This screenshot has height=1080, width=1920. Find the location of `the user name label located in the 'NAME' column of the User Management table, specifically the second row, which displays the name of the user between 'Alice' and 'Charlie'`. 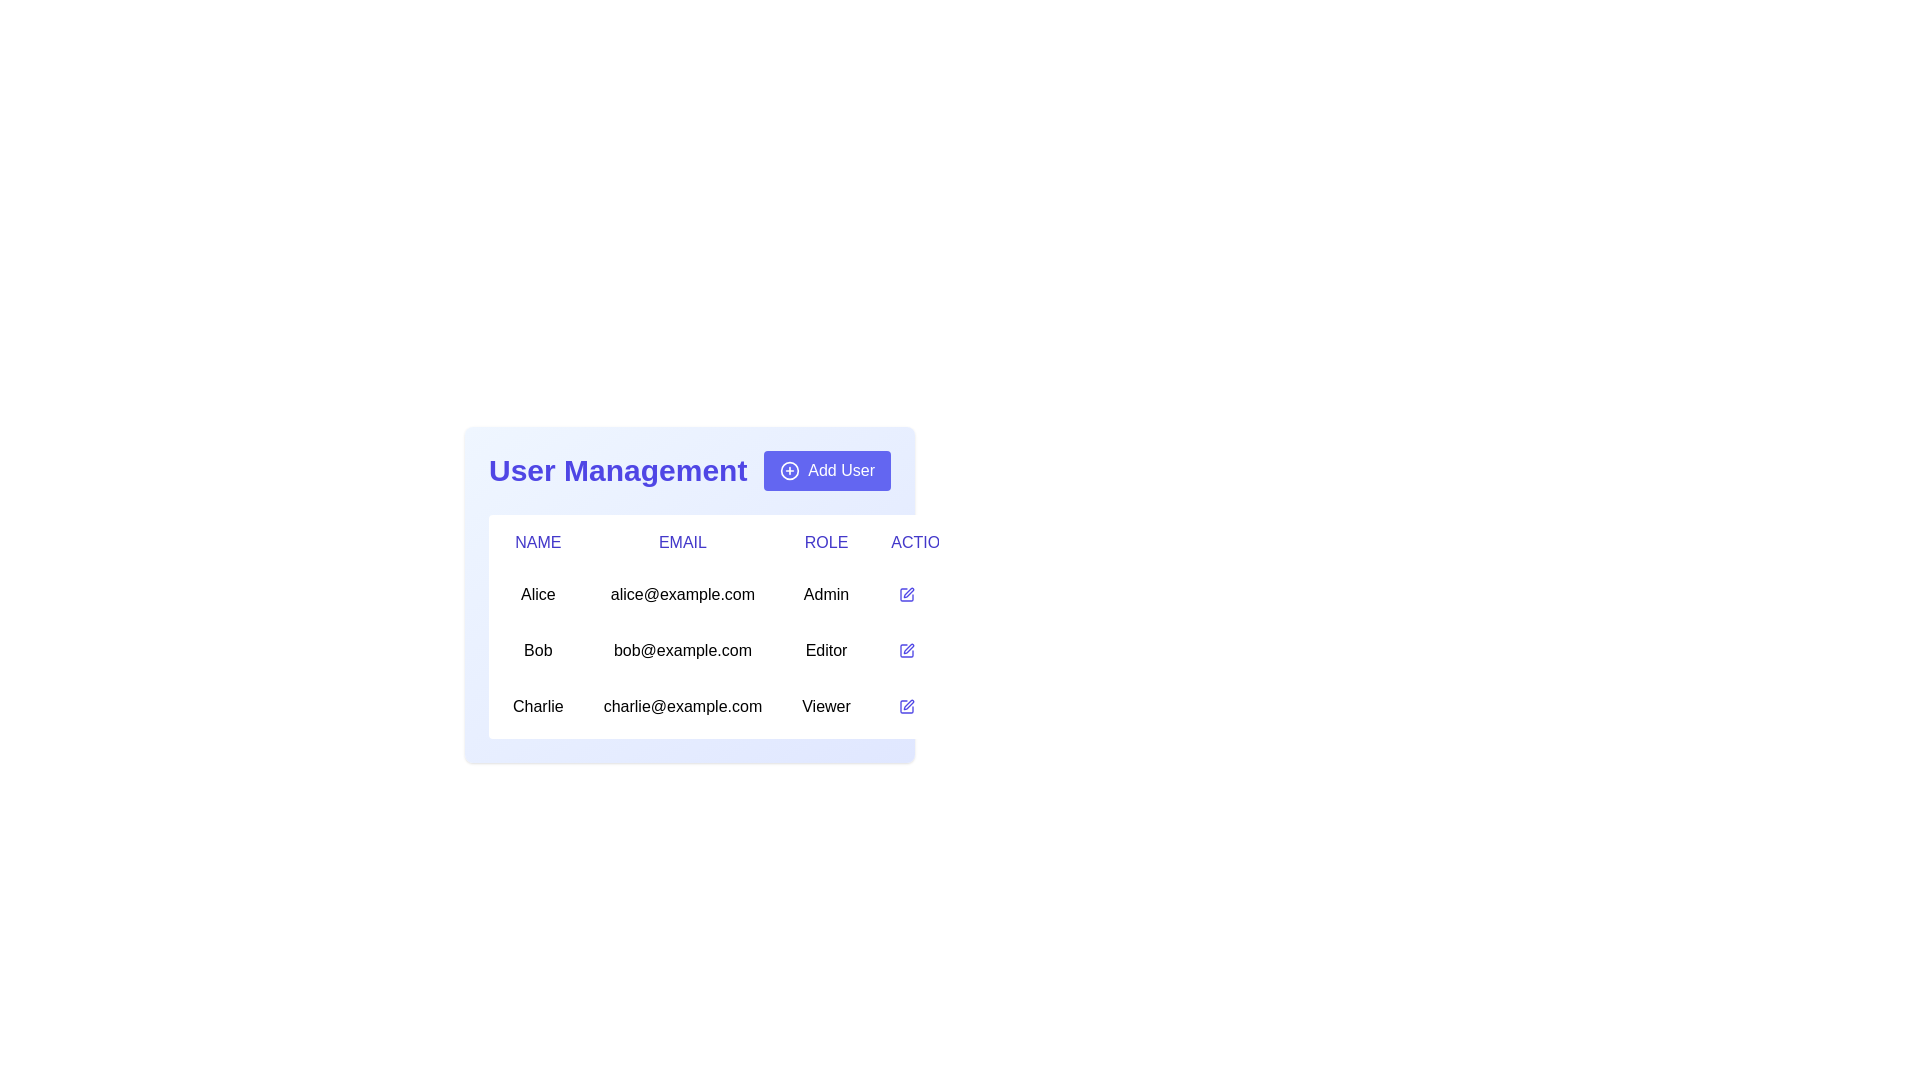

the user name label located in the 'NAME' column of the User Management table, specifically the second row, which displays the name of the user between 'Alice' and 'Charlie' is located at coordinates (538, 651).